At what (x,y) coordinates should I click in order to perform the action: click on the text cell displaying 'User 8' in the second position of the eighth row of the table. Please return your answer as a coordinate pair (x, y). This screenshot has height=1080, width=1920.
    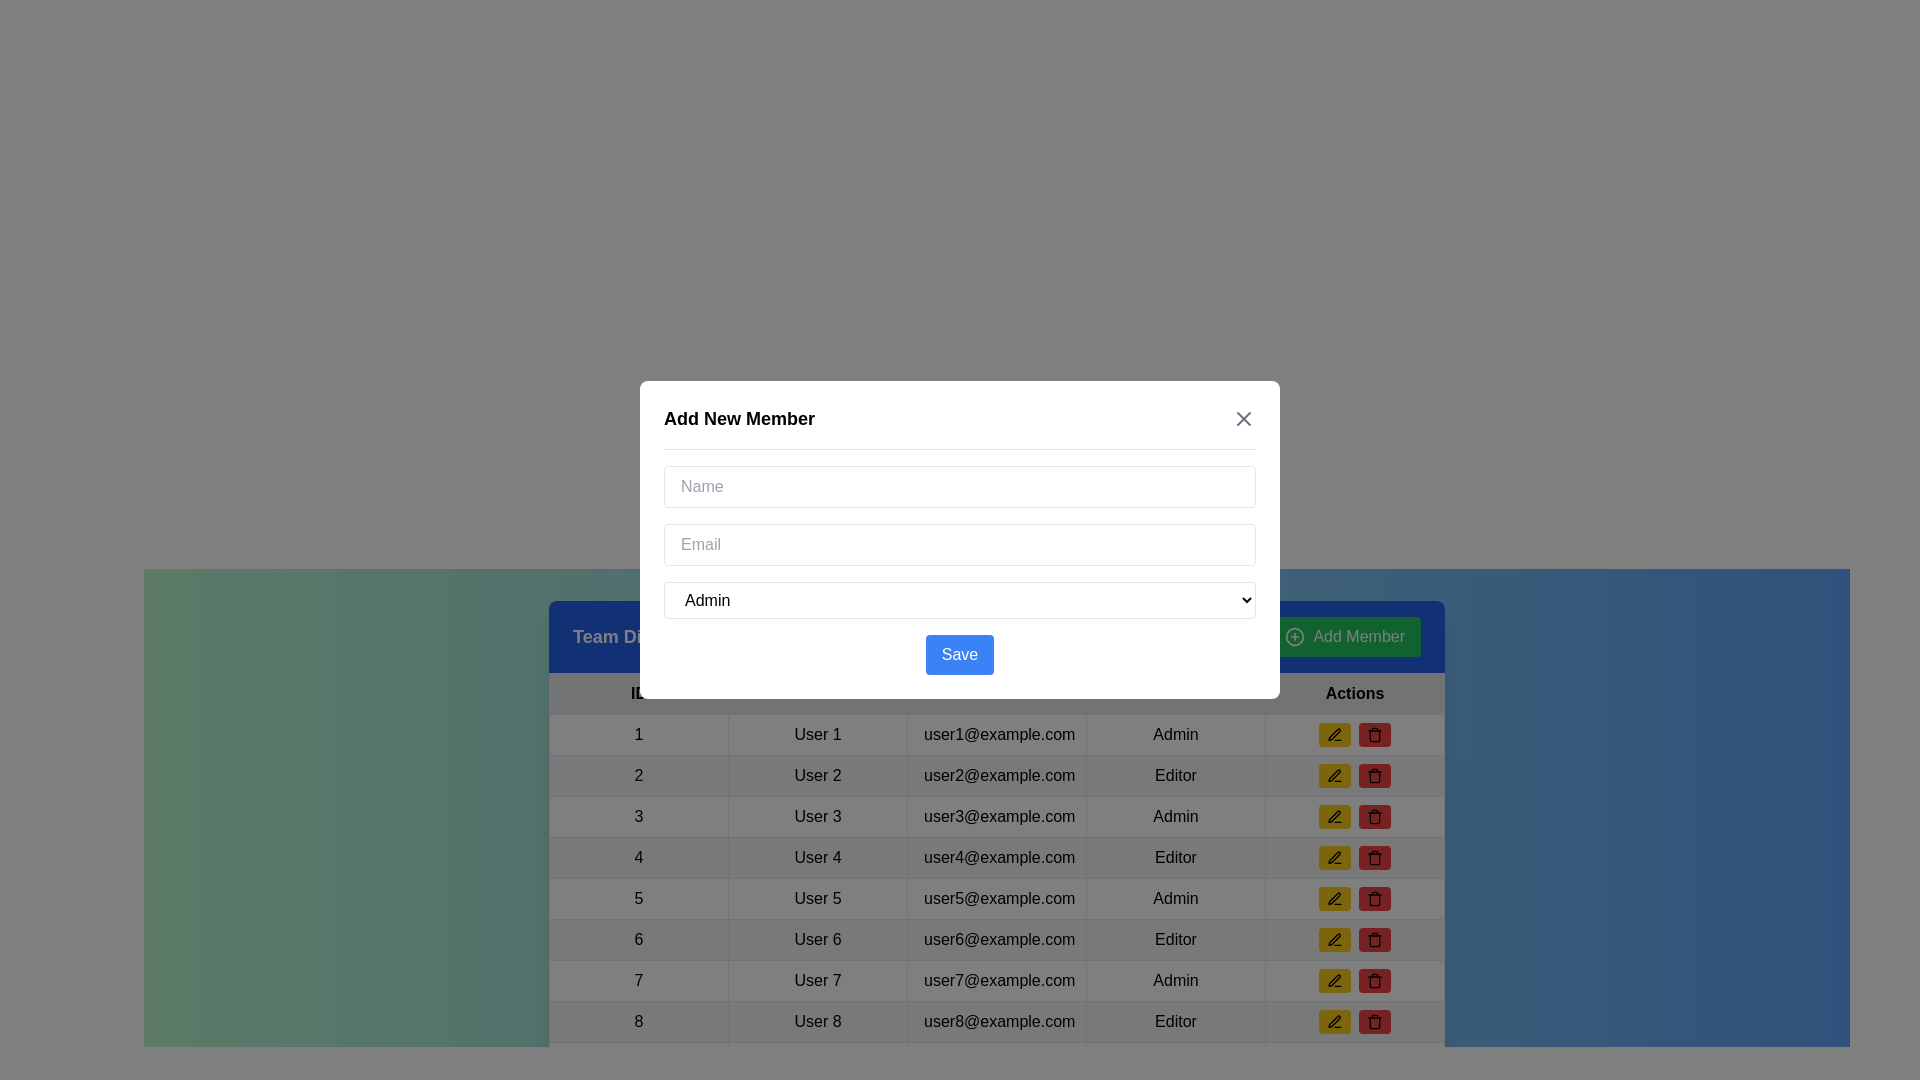
    Looking at the image, I should click on (817, 1022).